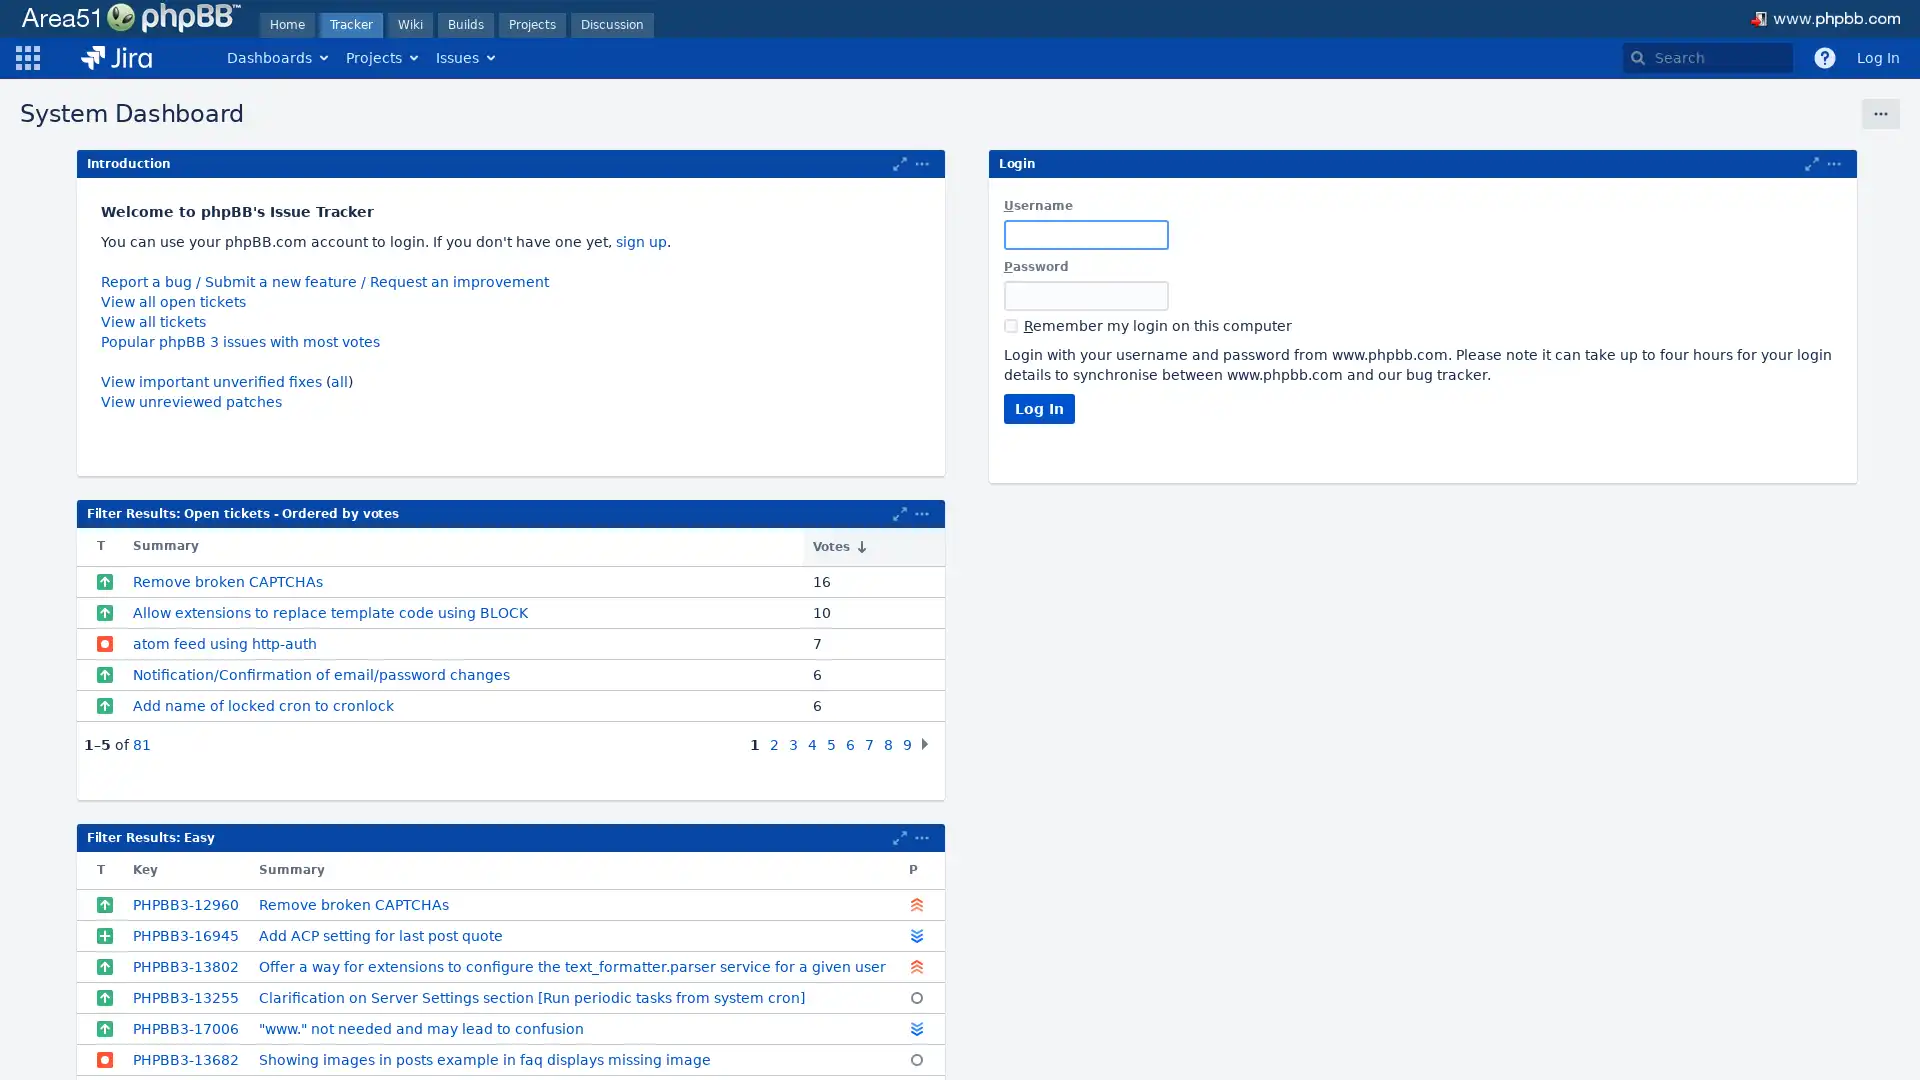 The height and width of the screenshot is (1080, 1920). I want to click on Maximize, so click(899, 512).